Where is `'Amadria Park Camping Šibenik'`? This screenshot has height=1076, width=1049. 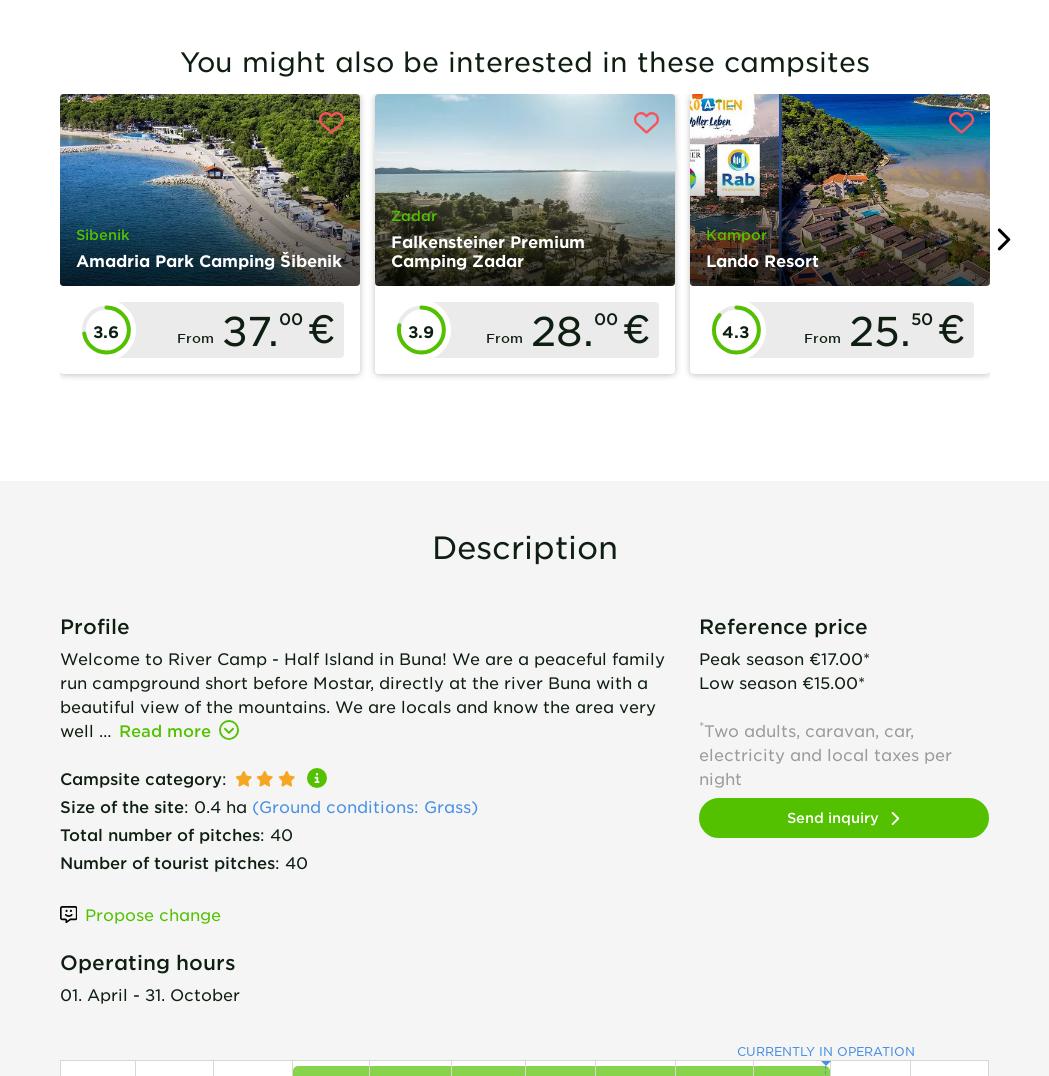 'Amadria Park Camping Šibenik' is located at coordinates (208, 259).